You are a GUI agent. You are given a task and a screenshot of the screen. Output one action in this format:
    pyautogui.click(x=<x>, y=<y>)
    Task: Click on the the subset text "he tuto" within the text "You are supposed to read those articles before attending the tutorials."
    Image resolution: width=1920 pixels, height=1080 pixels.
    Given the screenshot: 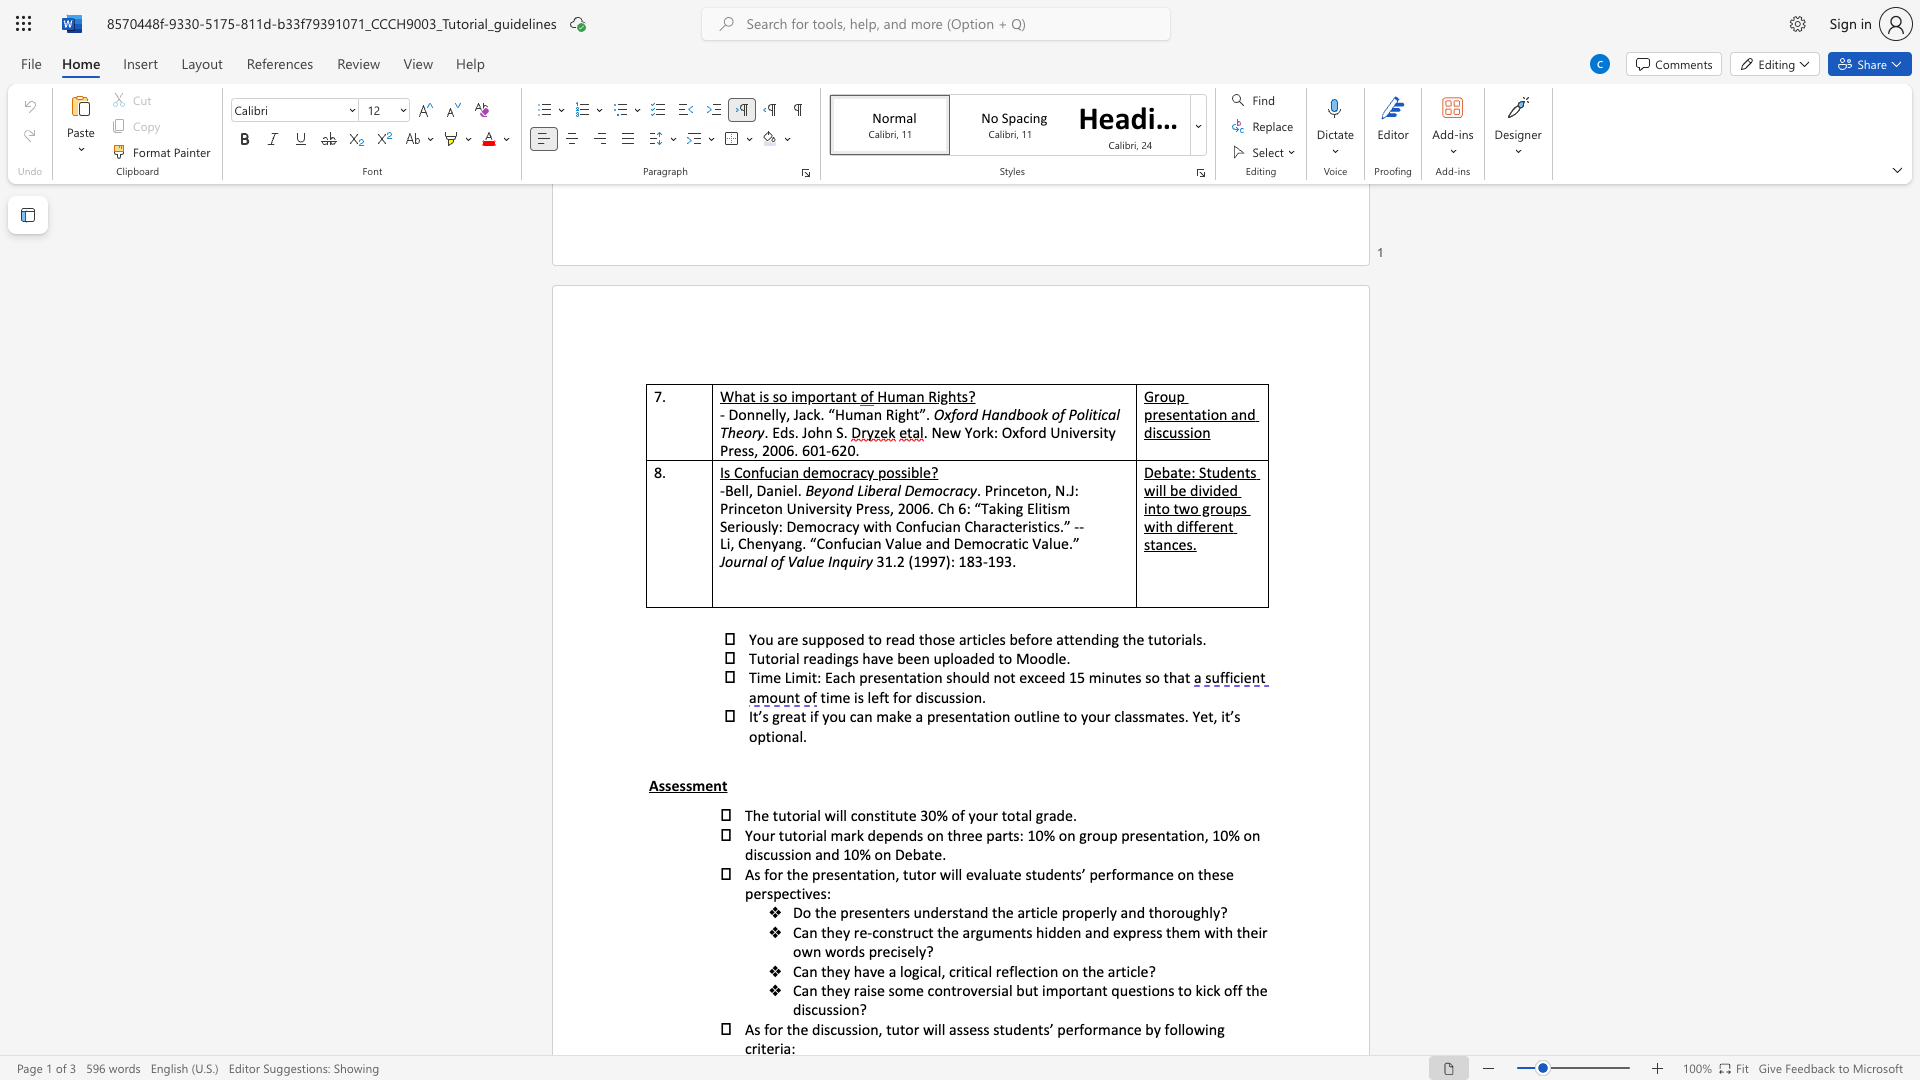 What is the action you would take?
    pyautogui.click(x=1128, y=639)
    